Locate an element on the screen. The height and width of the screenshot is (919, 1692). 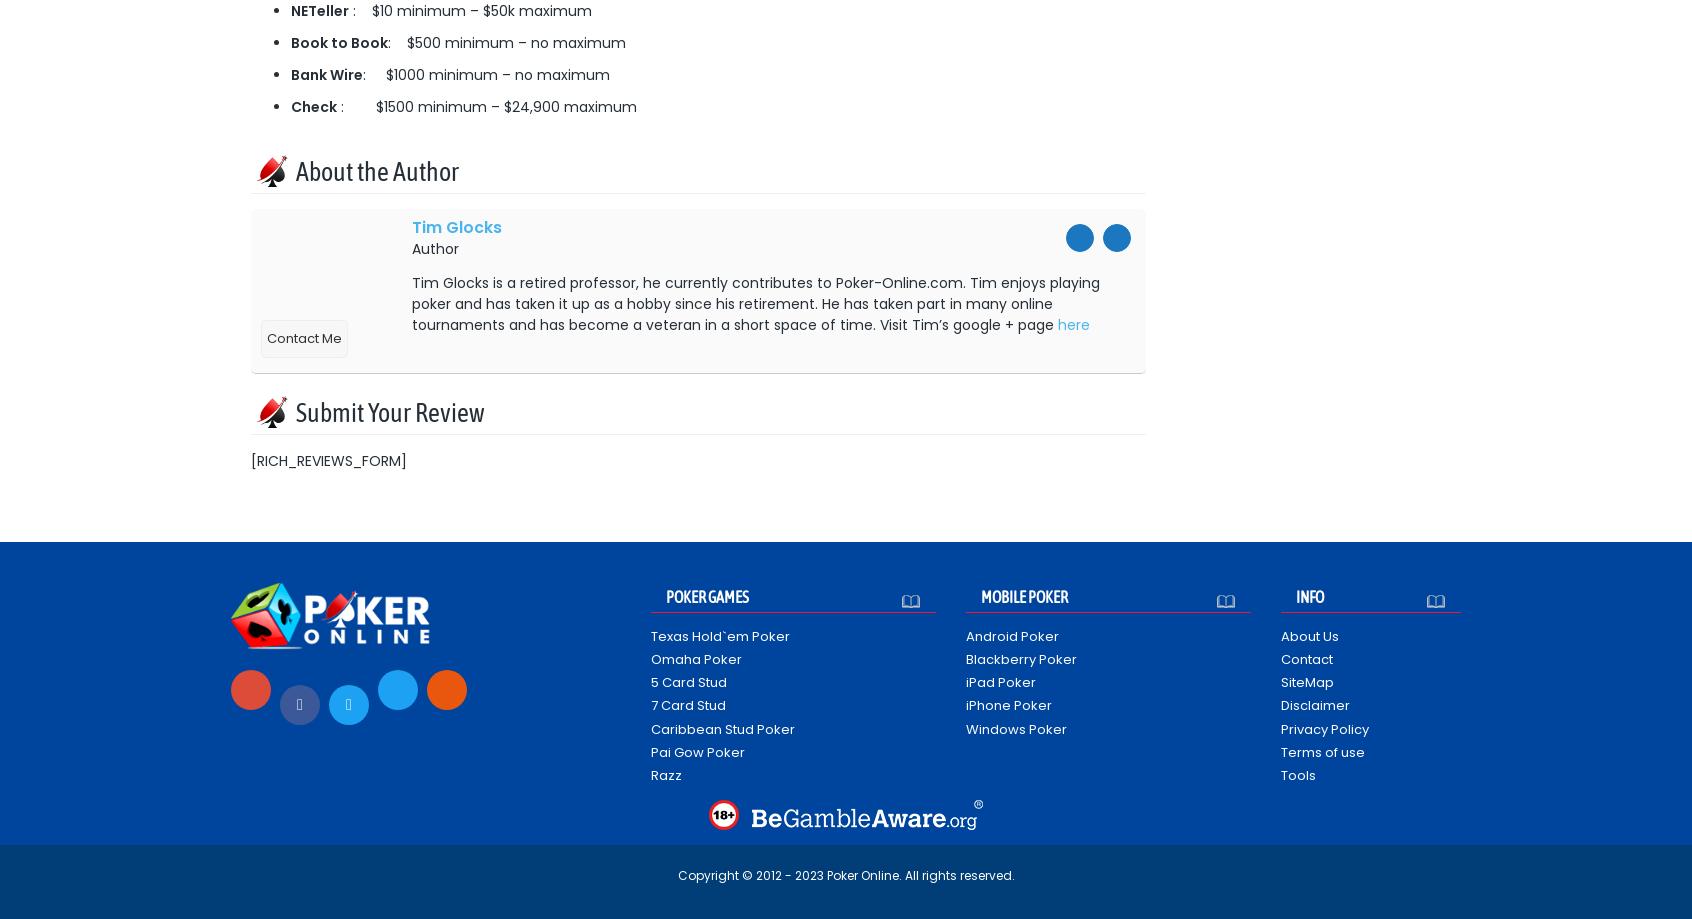
'Blackberry Poker' is located at coordinates (1020, 658).